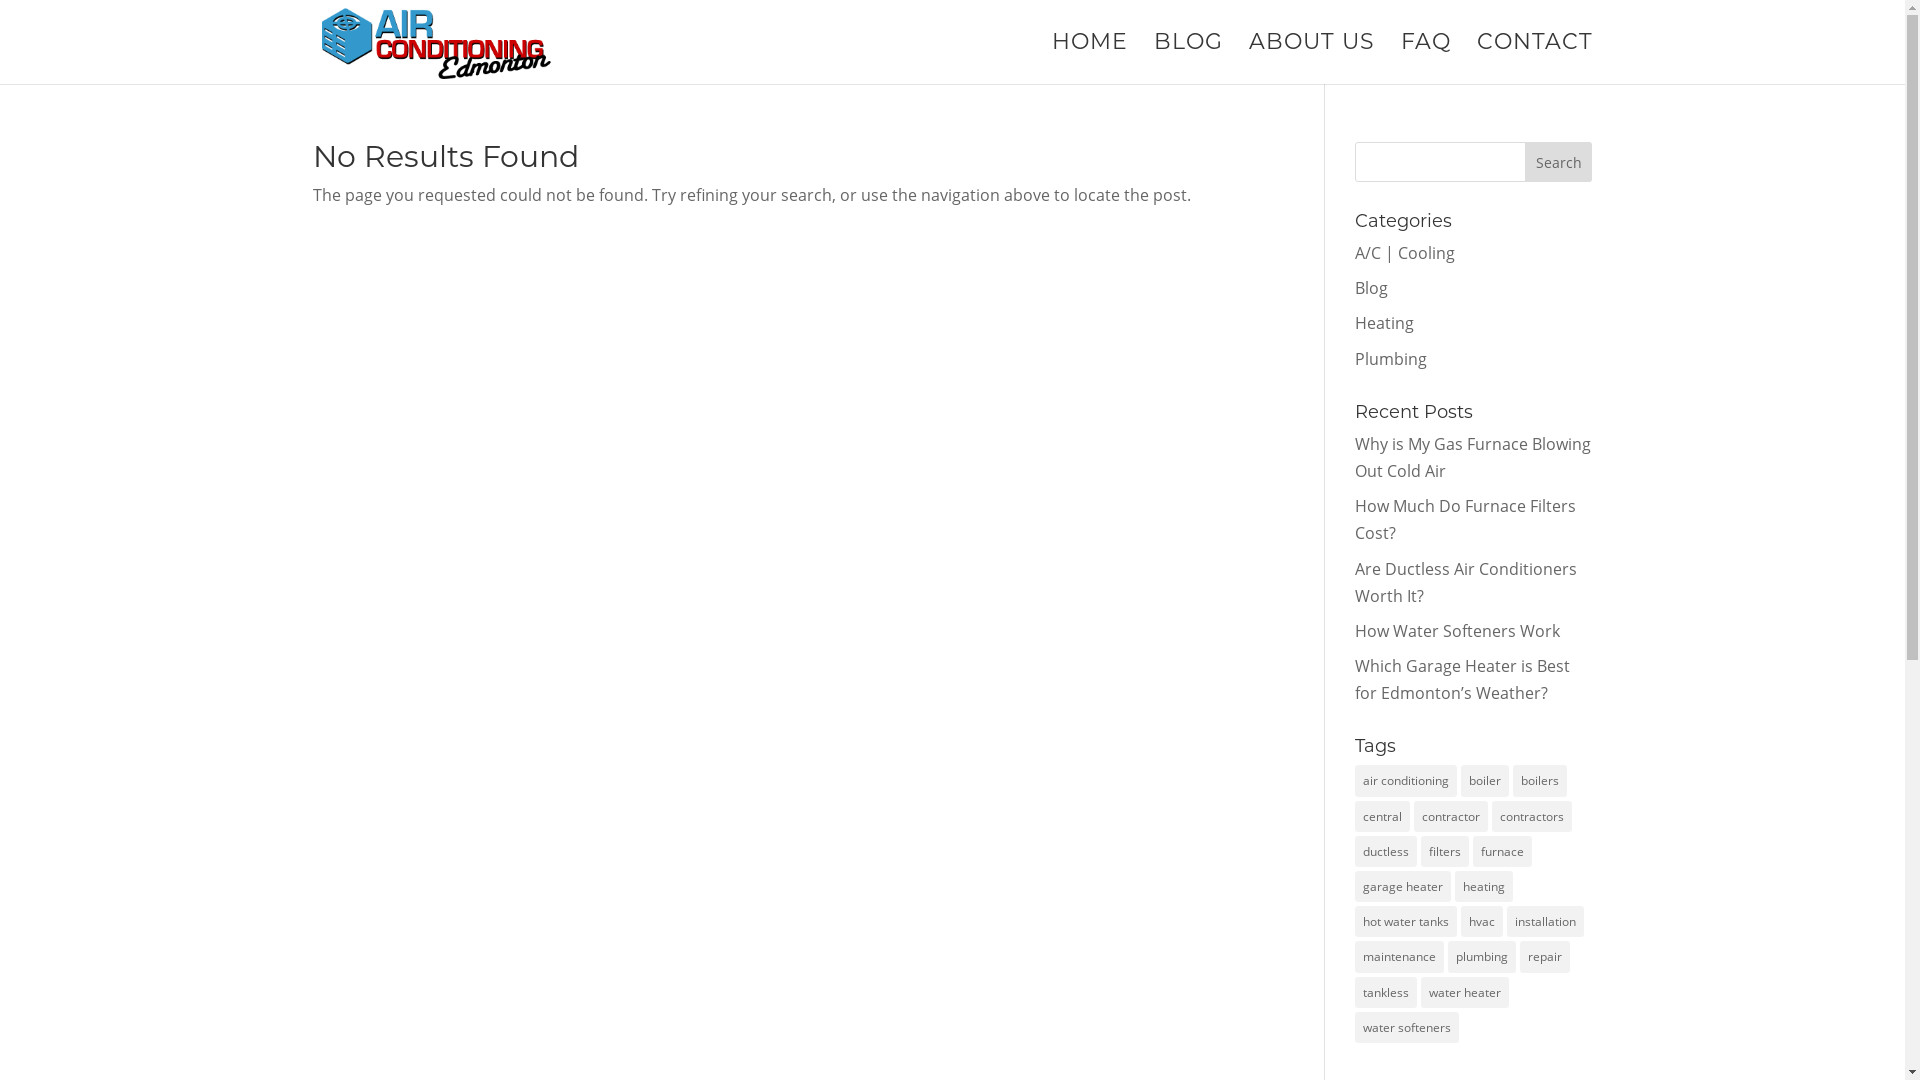  Describe the element at coordinates (1354, 457) in the screenshot. I see `'Why is My Gas Furnace Blowing Out Cold Air'` at that location.